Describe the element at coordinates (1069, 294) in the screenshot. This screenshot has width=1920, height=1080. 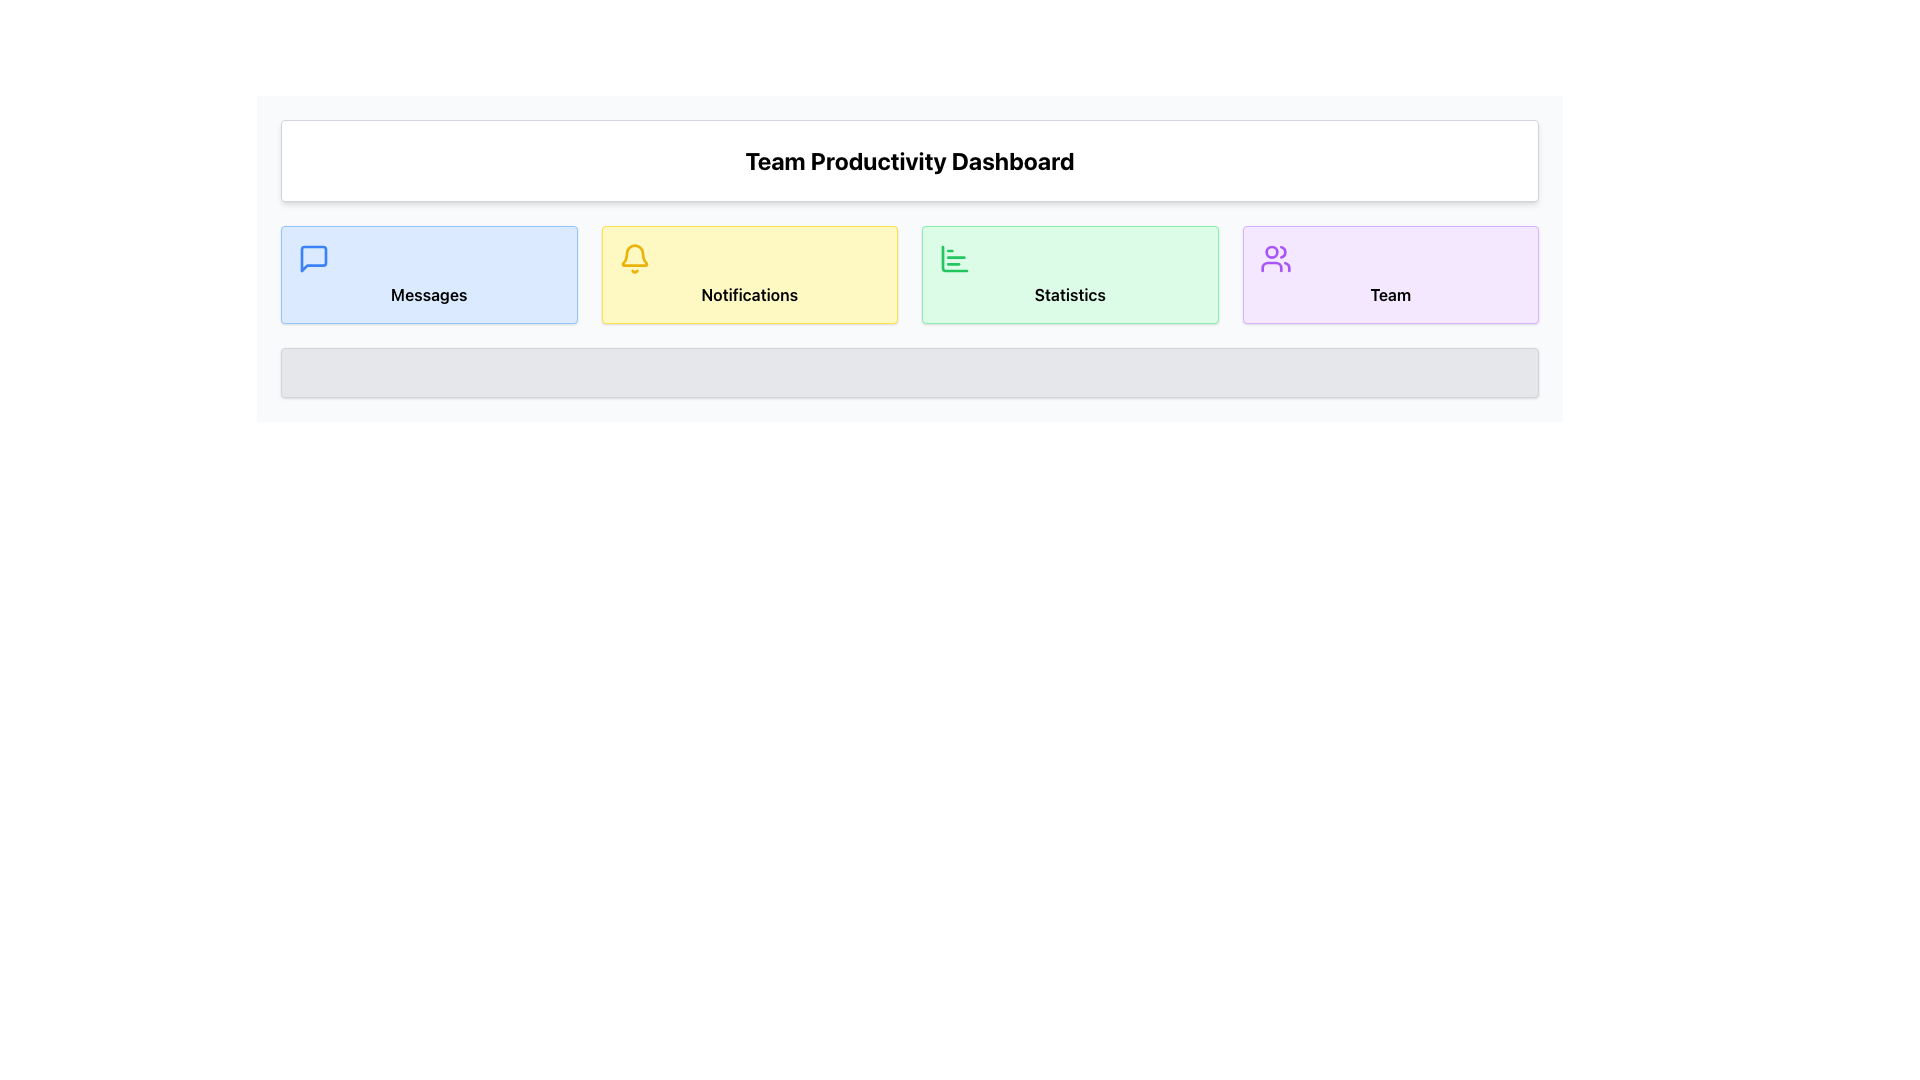
I see `the static text label displaying 'Statistics' in bold font, which is located within a light green rectangular background on the central-right side of the interface` at that location.